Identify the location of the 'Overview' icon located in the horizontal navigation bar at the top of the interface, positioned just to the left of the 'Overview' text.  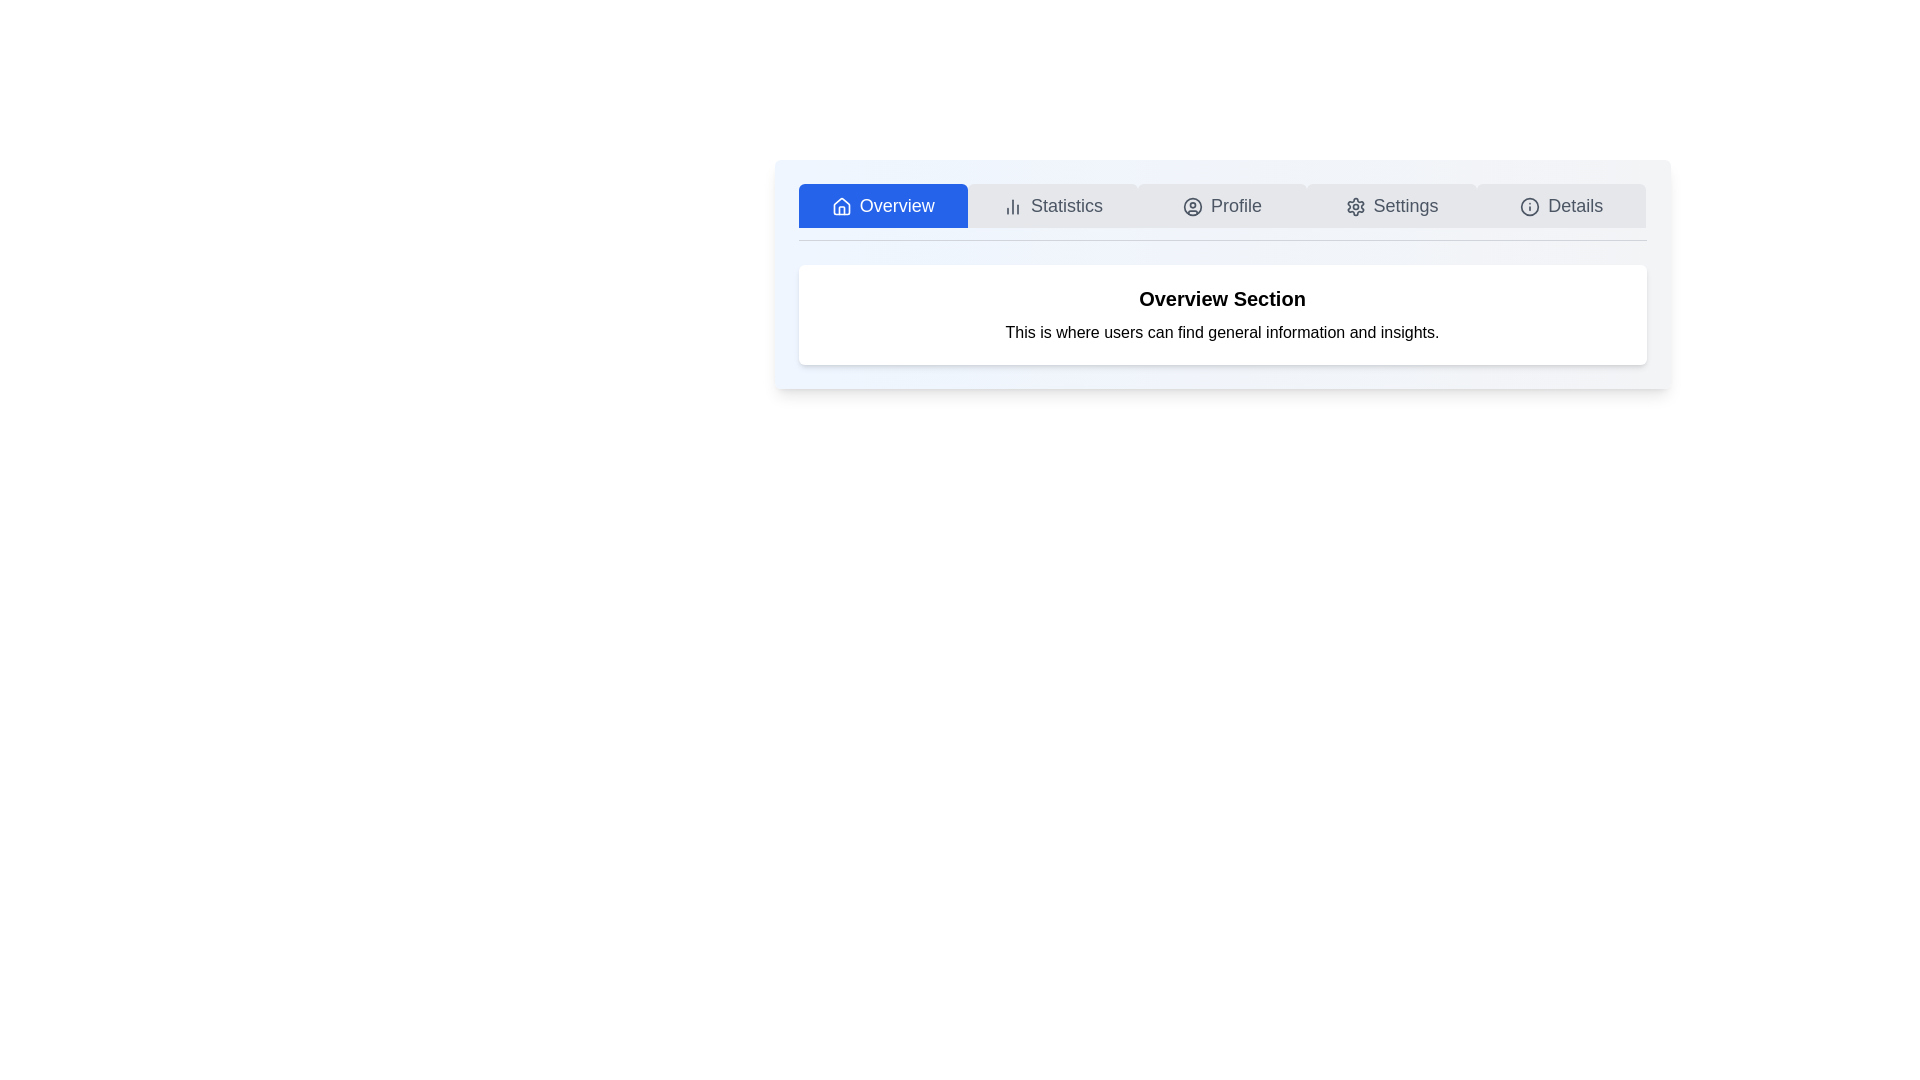
(841, 206).